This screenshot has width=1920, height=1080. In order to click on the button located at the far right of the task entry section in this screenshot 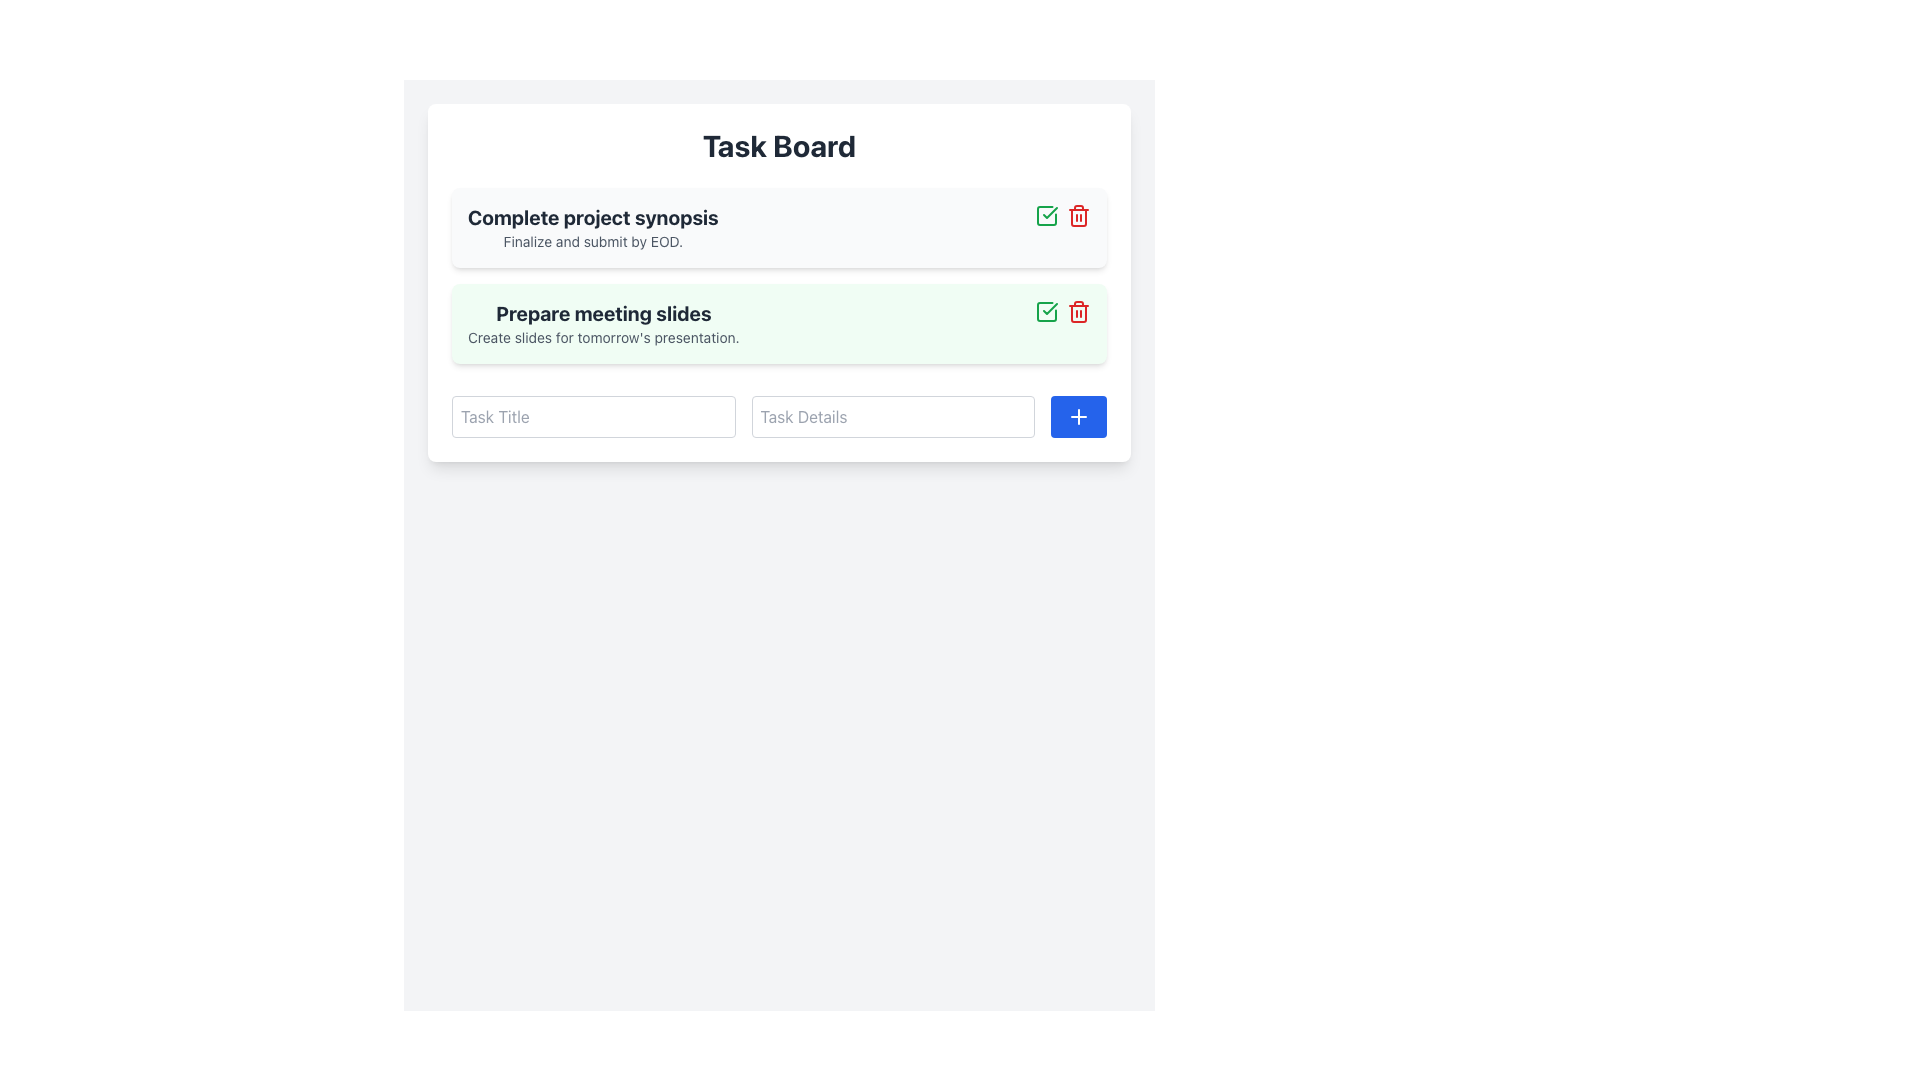, I will do `click(1078, 415)`.